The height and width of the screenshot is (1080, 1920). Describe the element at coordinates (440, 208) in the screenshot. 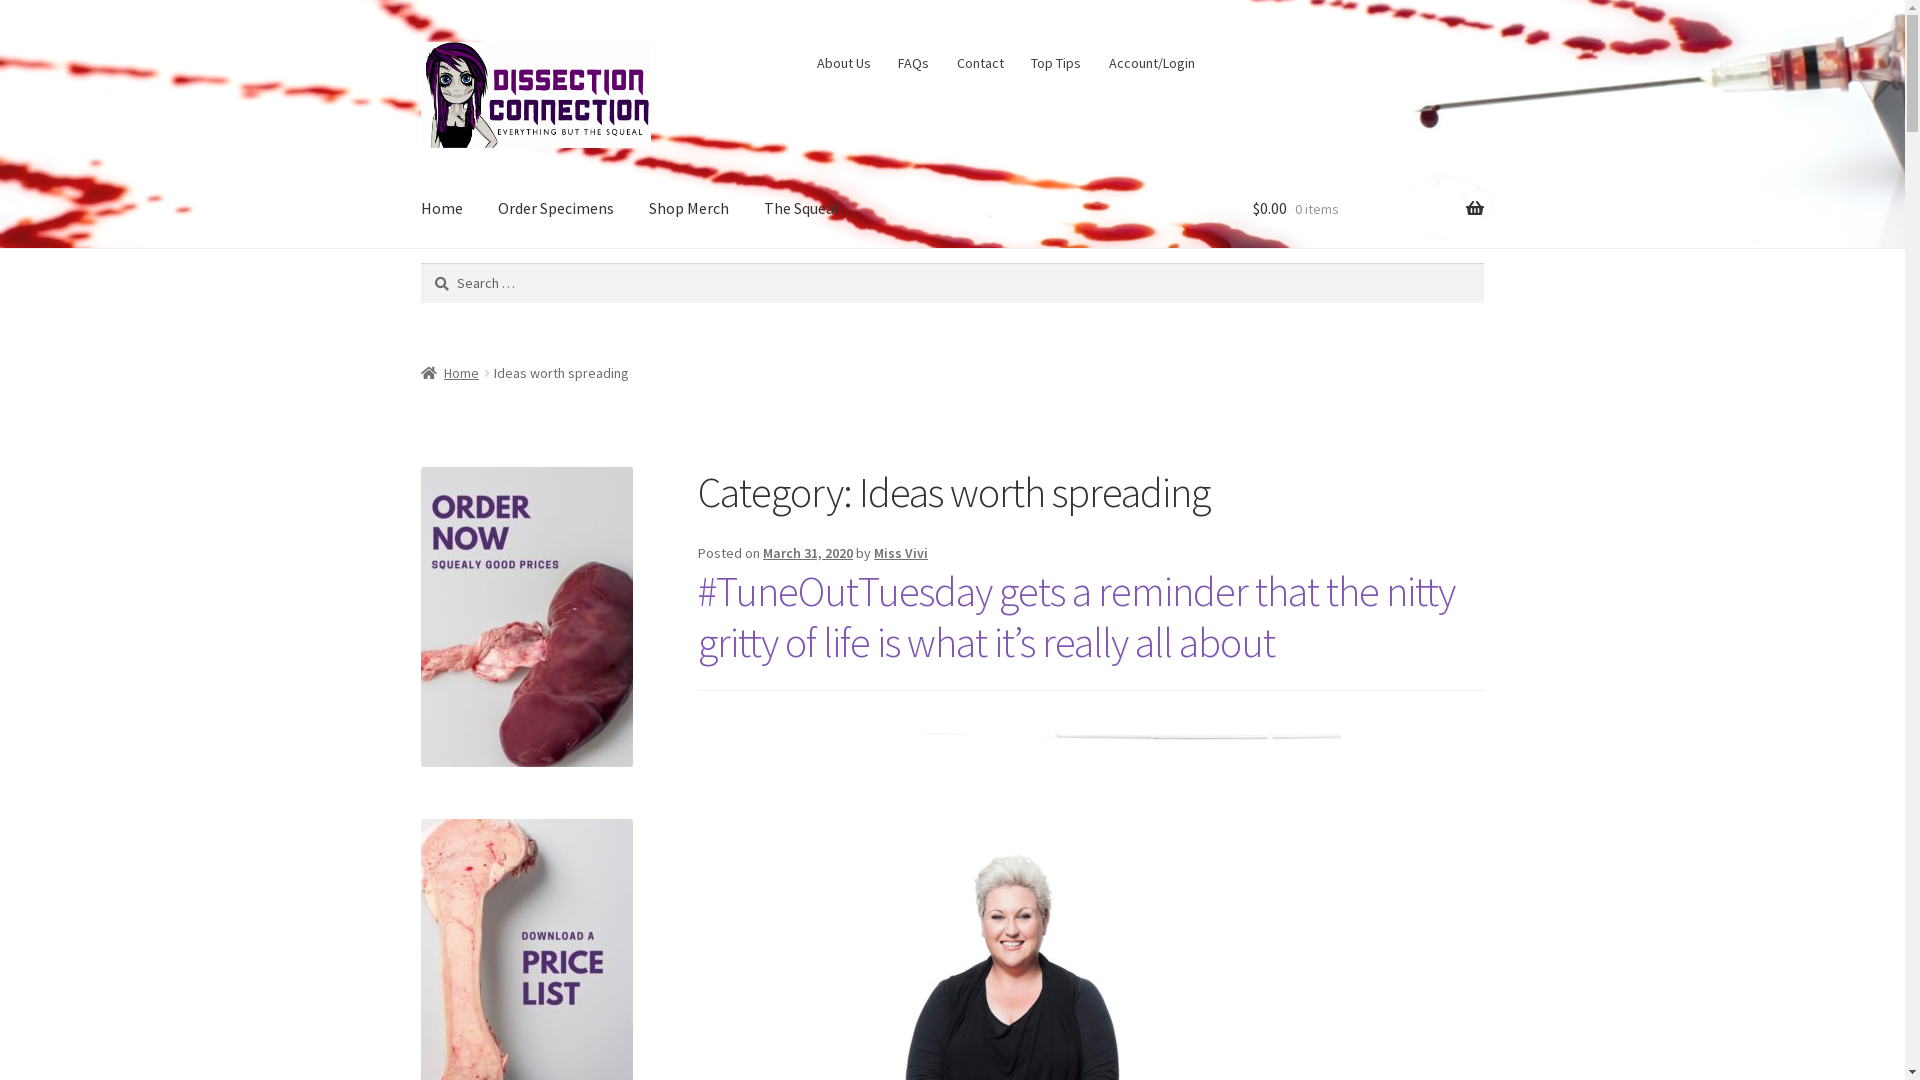

I see `'Home'` at that location.